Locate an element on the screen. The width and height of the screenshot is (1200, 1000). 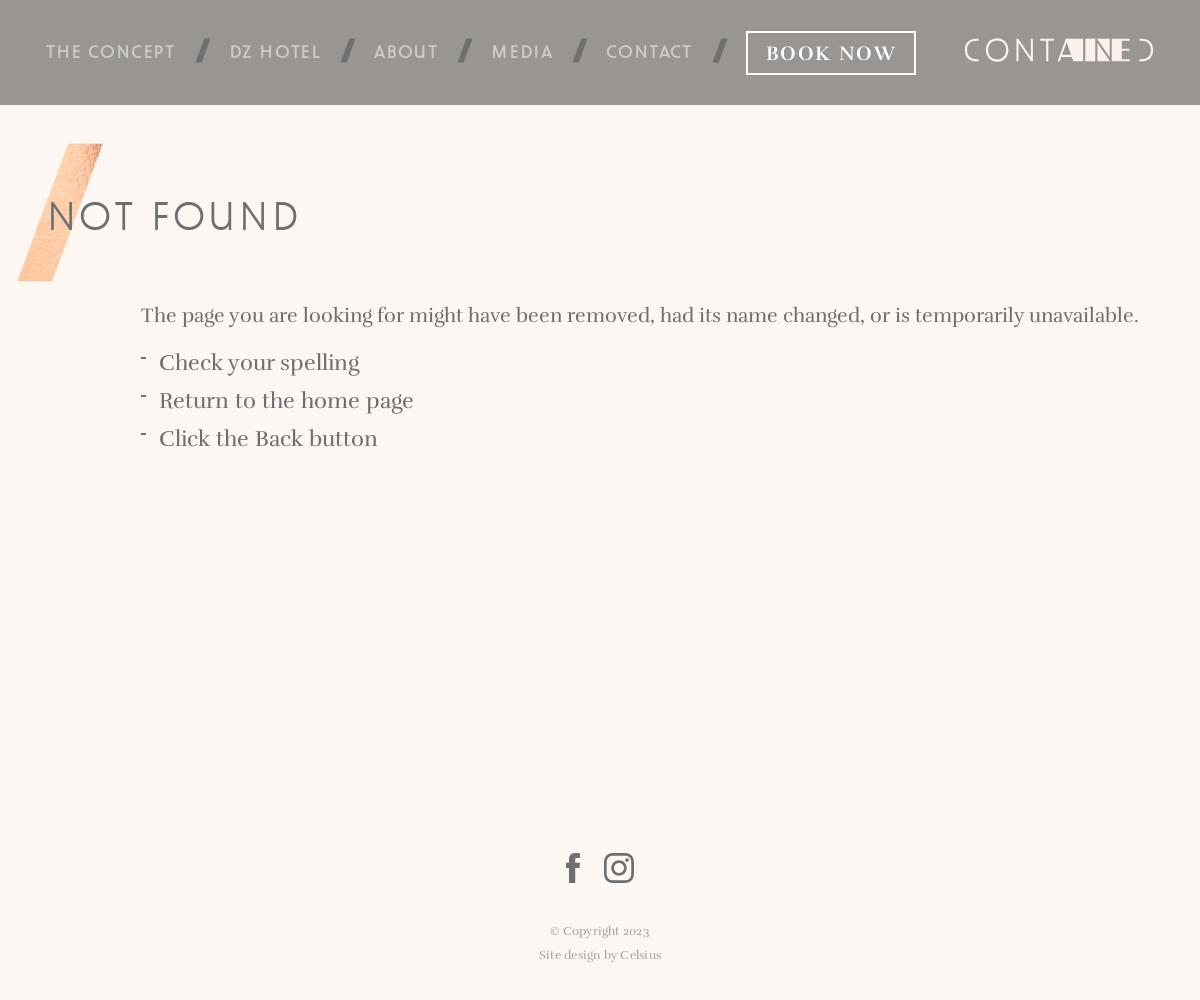
'Click the' is located at coordinates (205, 438).